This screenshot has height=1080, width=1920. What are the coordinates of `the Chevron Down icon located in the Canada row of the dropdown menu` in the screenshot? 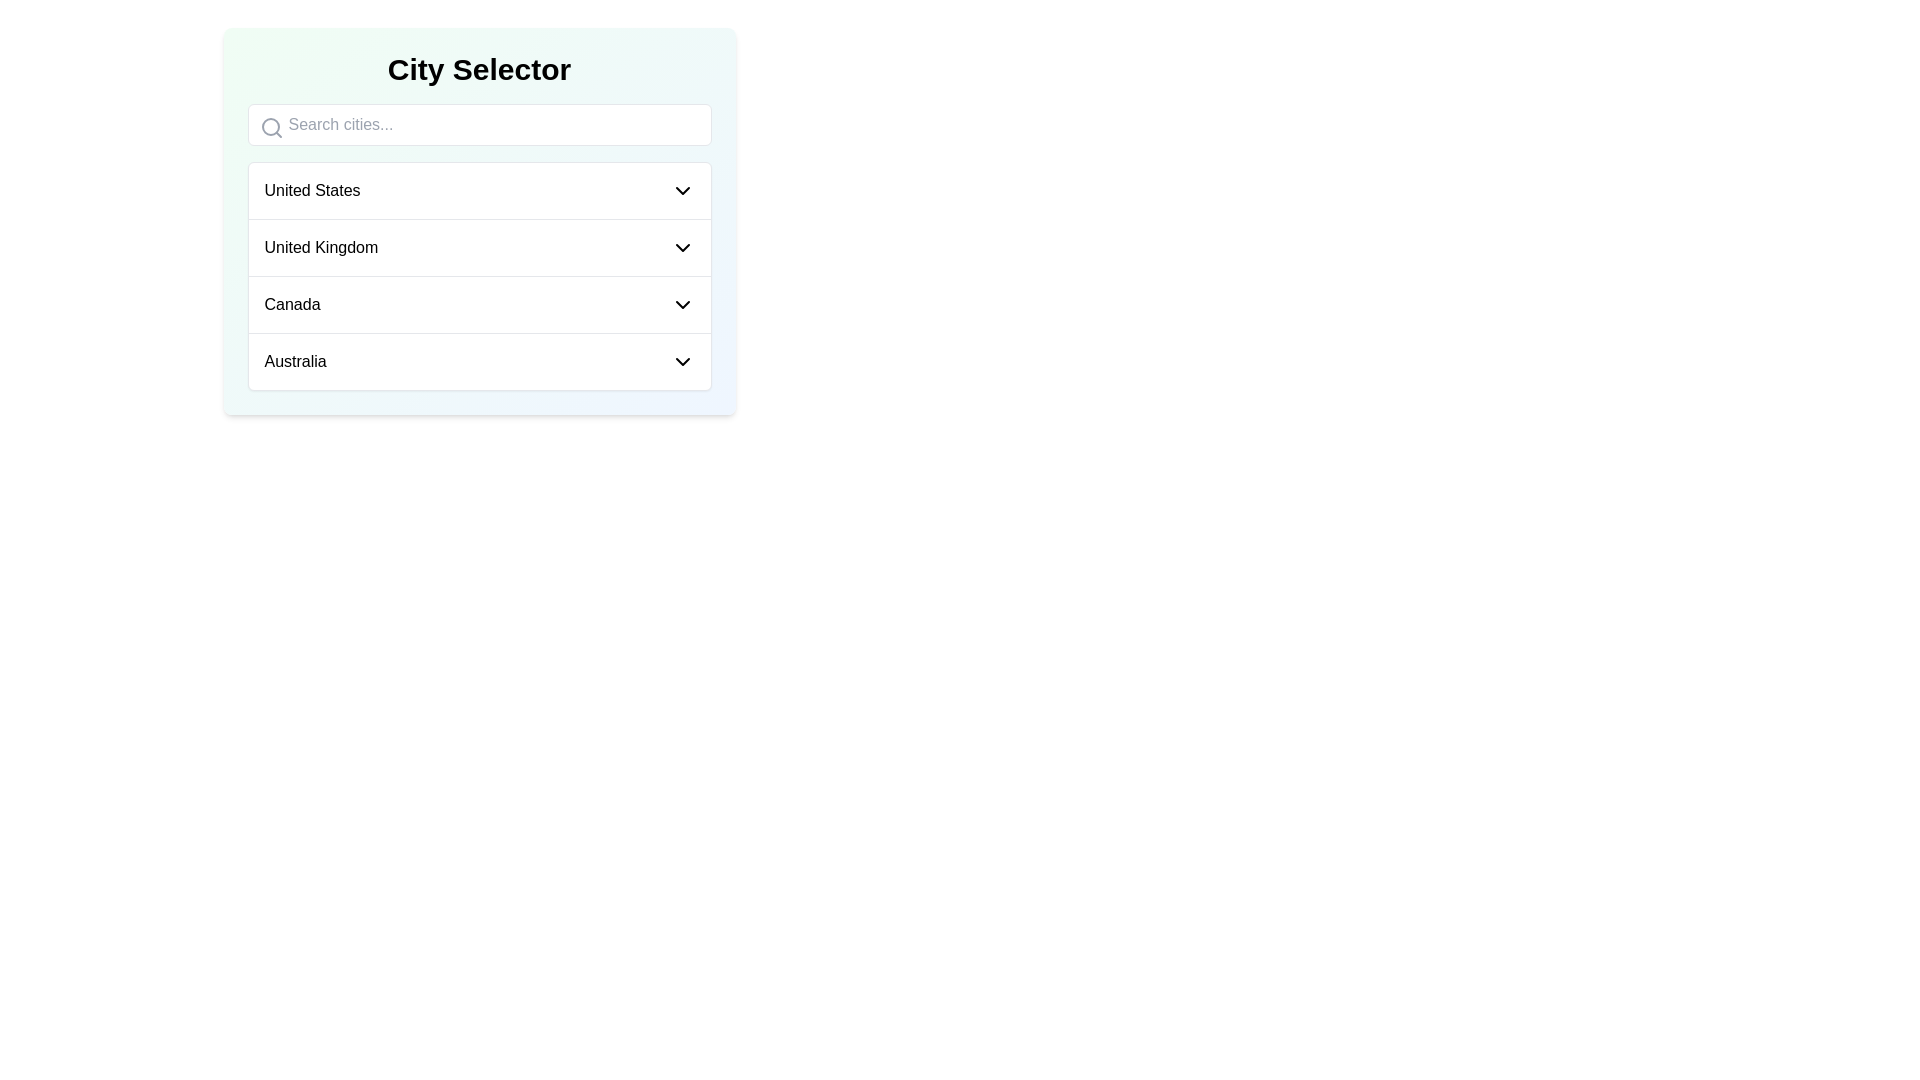 It's located at (682, 304).